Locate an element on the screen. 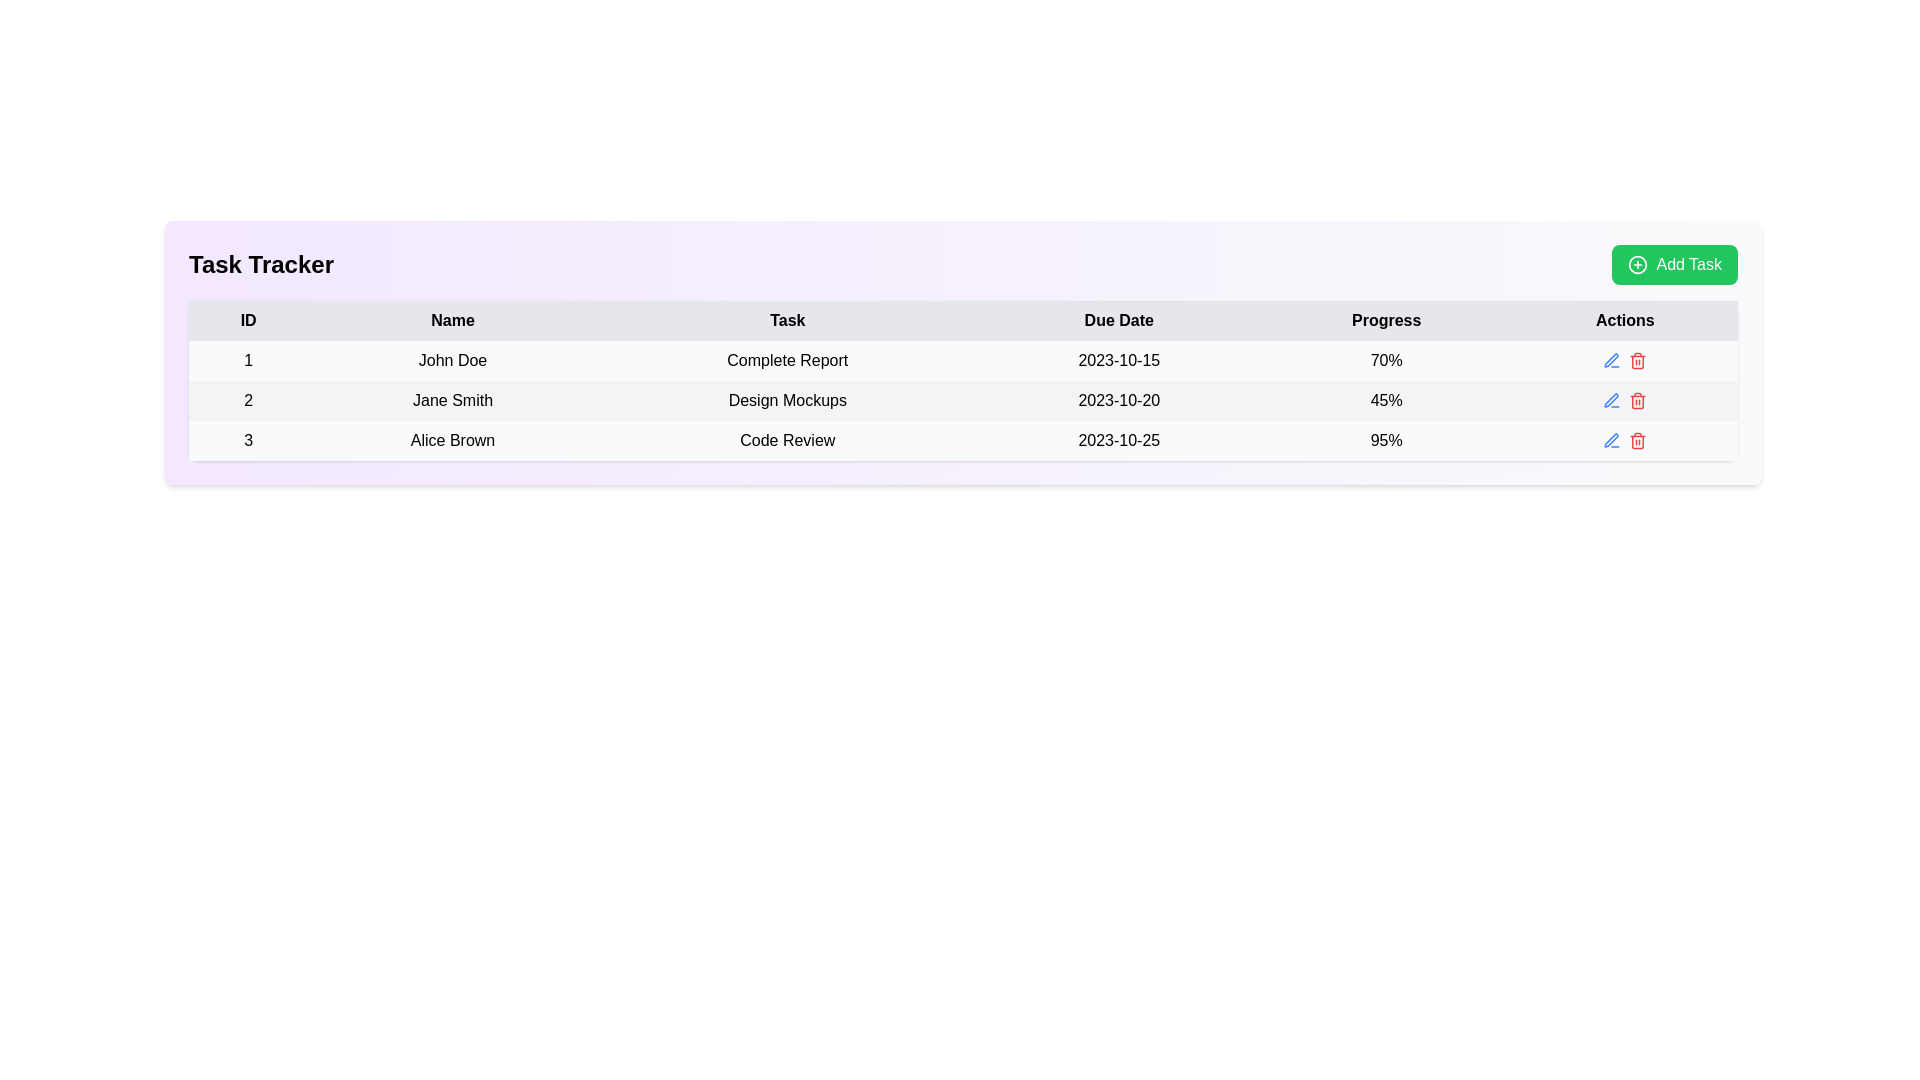 This screenshot has width=1920, height=1080. the text label displaying the date '2023-10-15' located in the 'Due Date' column of a table row is located at coordinates (1118, 361).